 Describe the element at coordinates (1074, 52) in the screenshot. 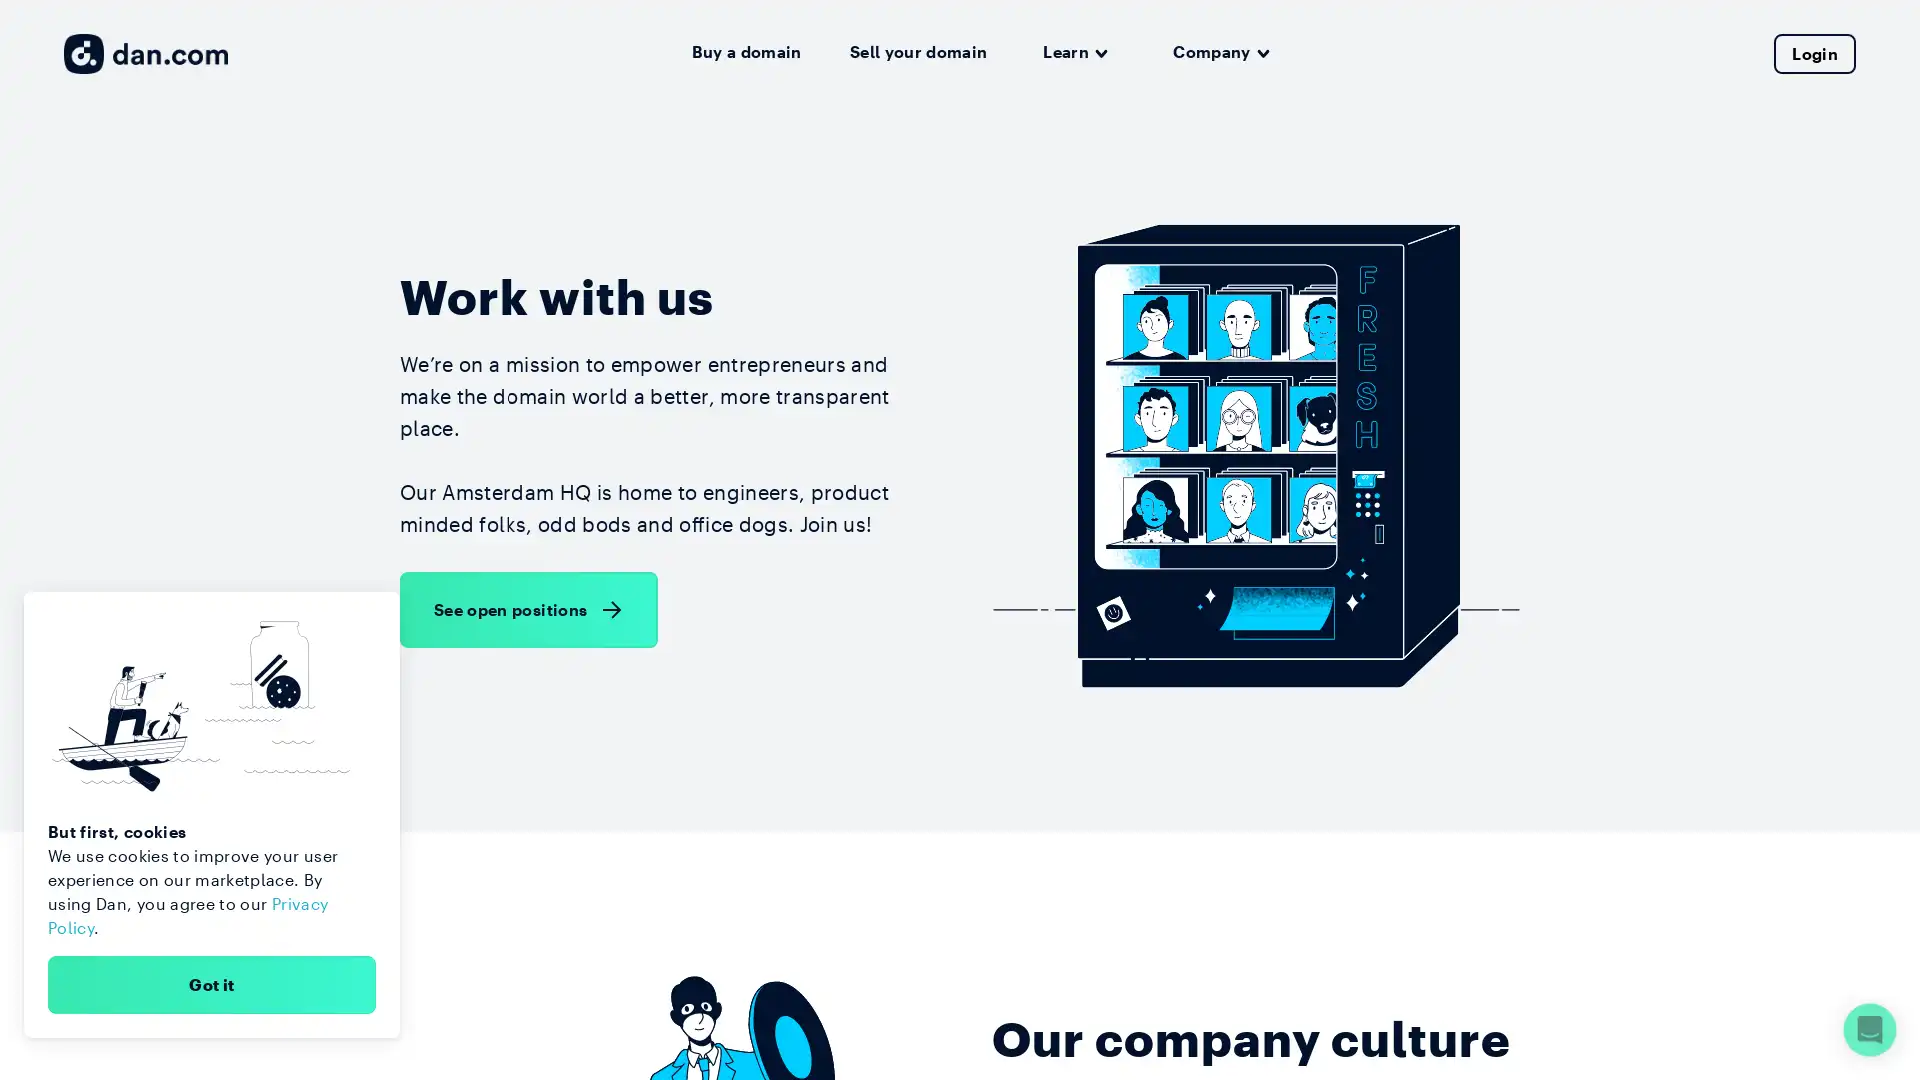

I see `Learn` at that location.